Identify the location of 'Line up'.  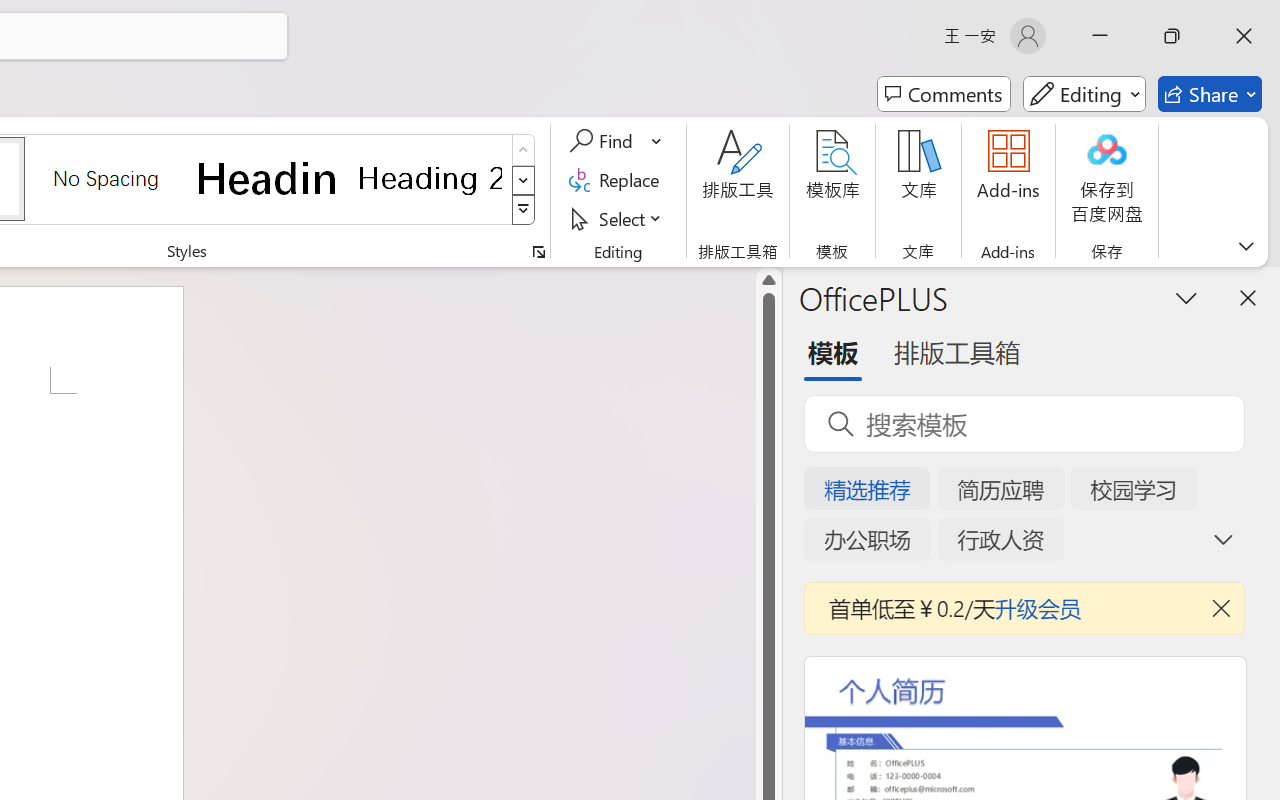
(768, 280).